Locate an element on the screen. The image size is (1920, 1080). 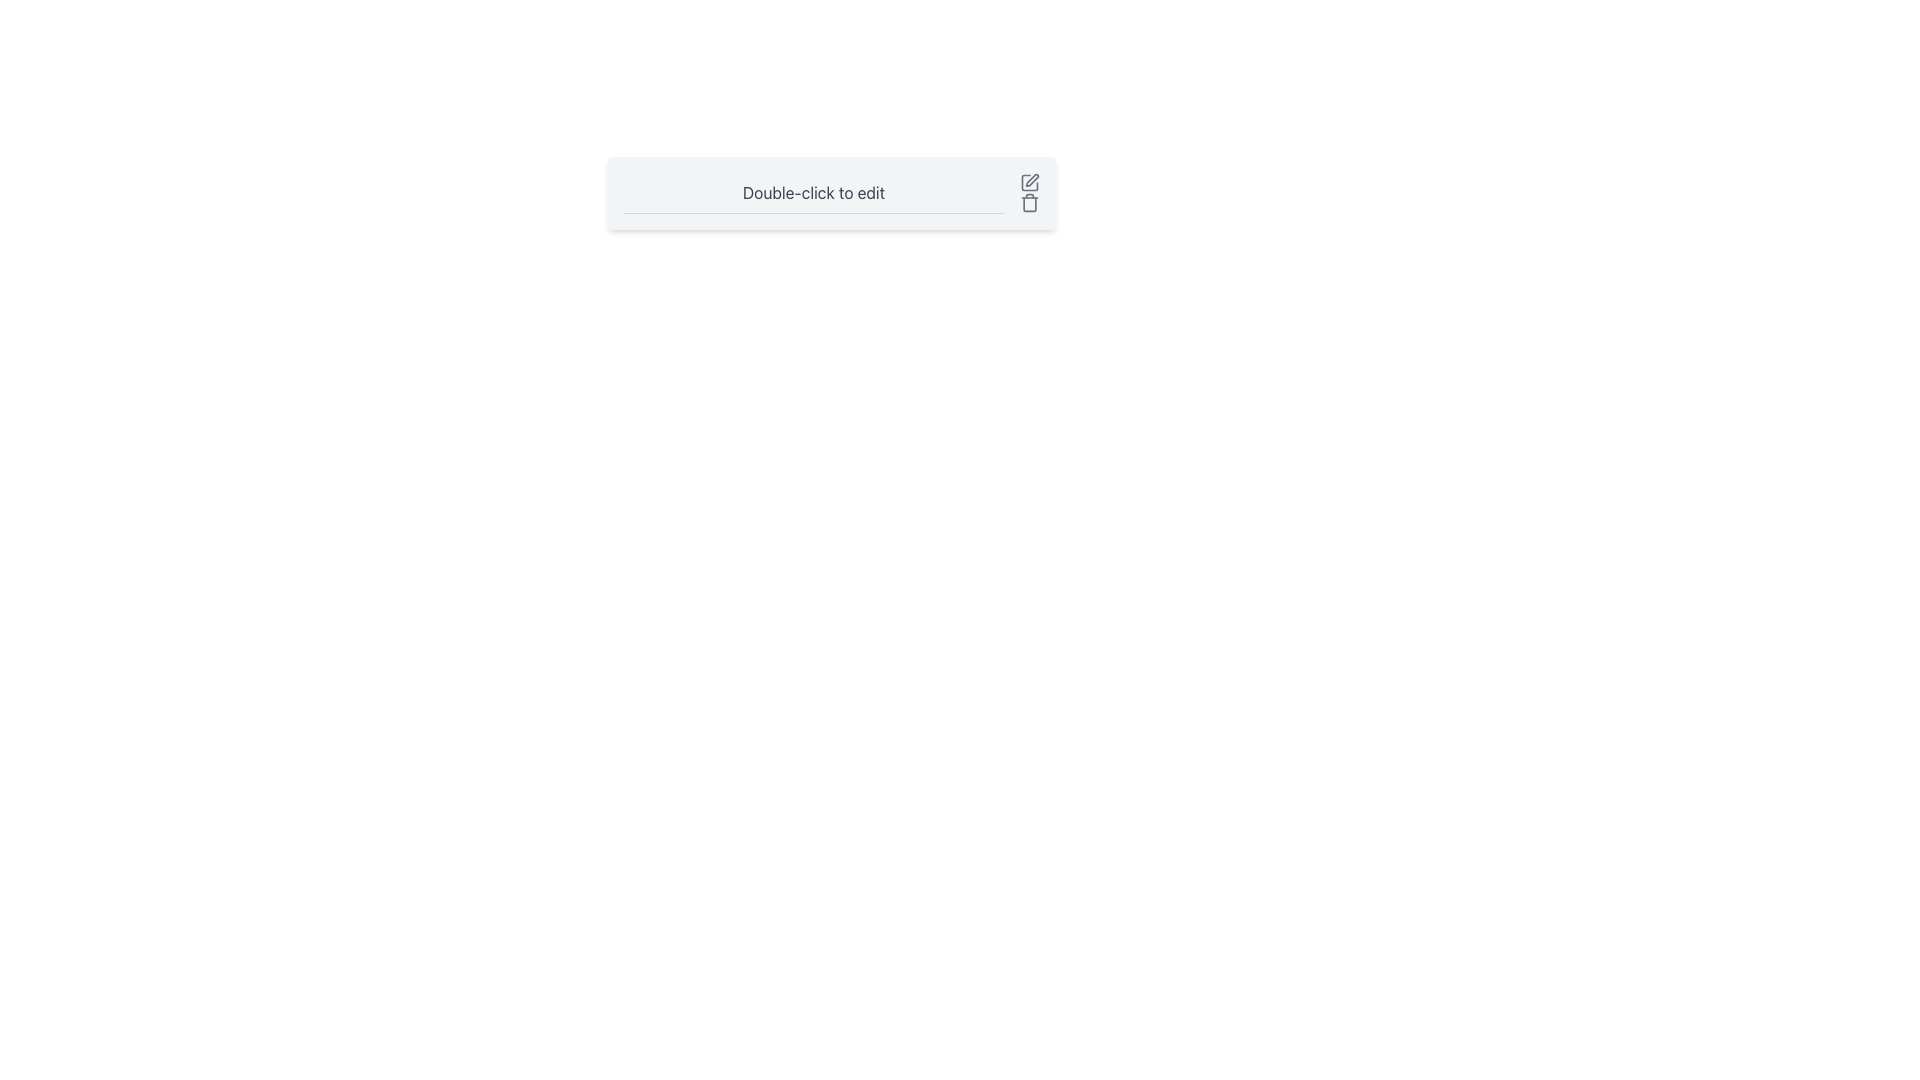
the small pen-shaped icon located in the top-right corner of the square icon is located at coordinates (1032, 180).